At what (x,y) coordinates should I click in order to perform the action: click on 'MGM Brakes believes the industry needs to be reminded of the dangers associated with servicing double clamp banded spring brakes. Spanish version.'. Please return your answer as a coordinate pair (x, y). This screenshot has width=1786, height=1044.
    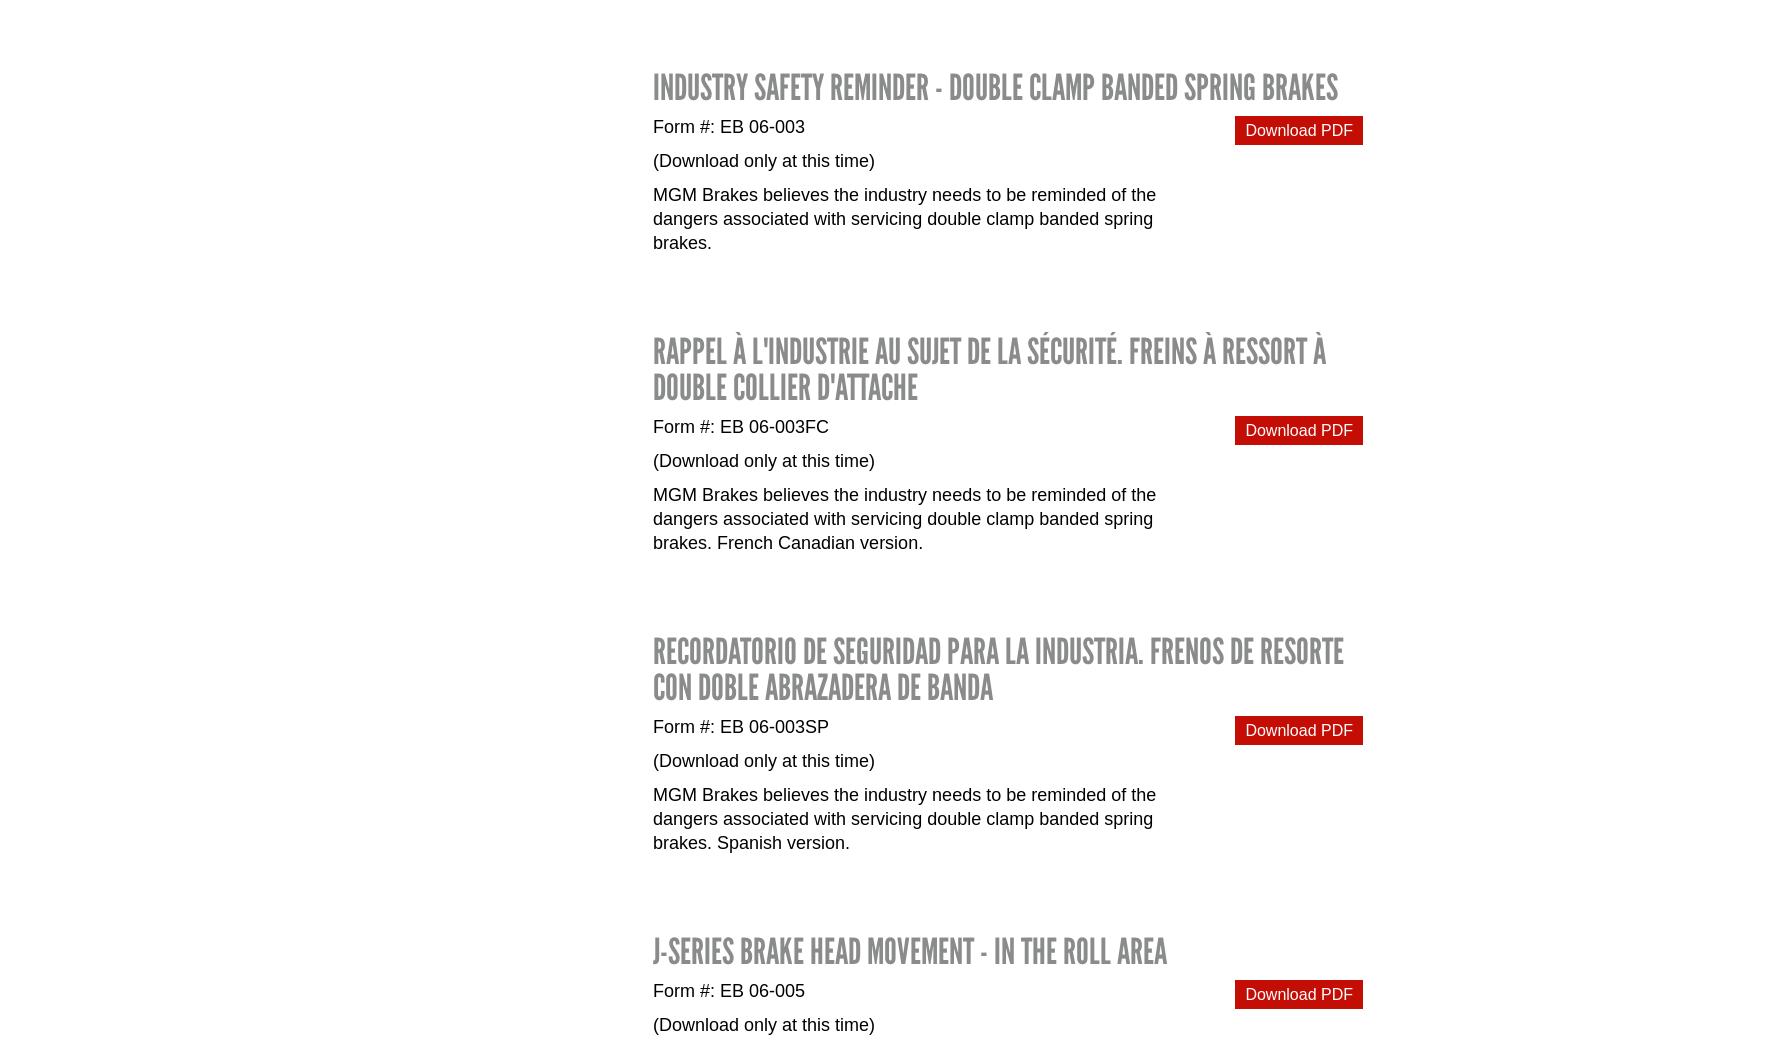
    Looking at the image, I should click on (904, 816).